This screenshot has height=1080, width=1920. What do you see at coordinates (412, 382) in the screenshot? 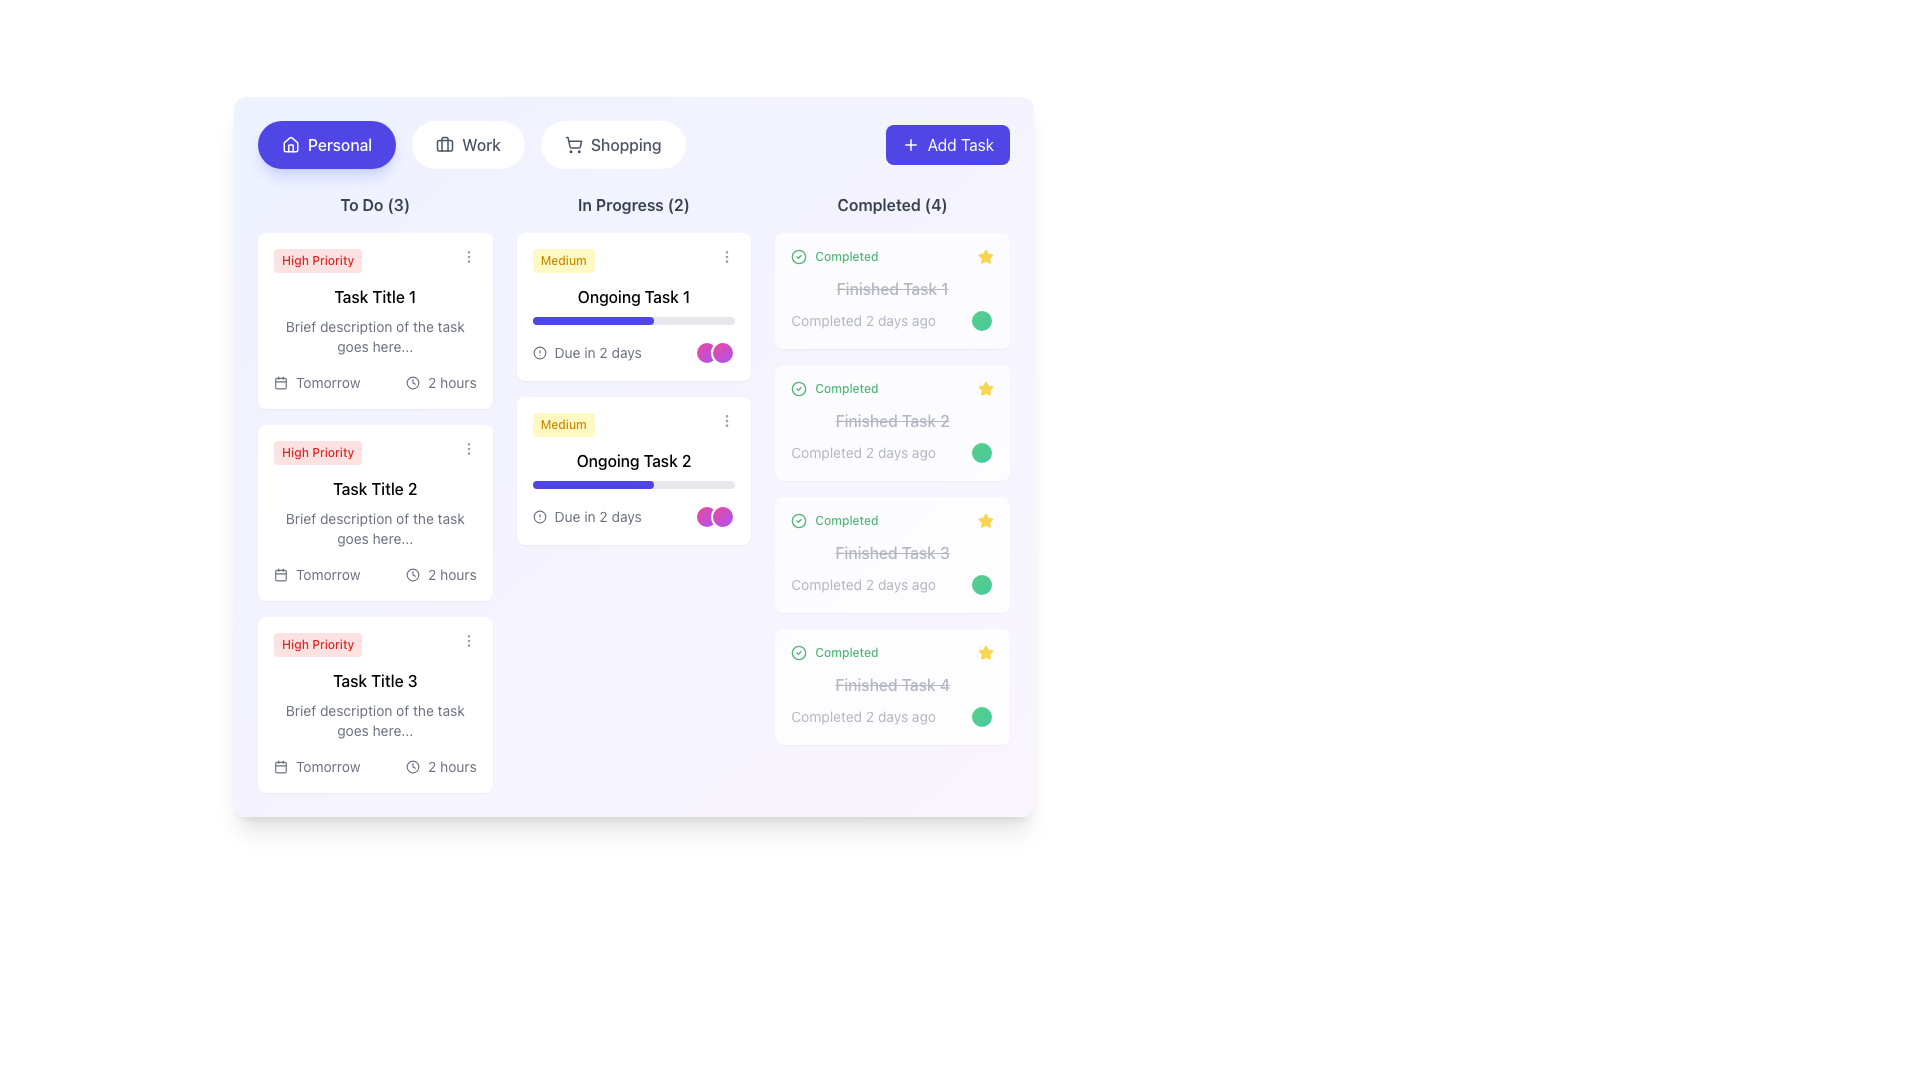
I see `the circular graphic element representing a clock face located in the top right corner of the 'To Do' section` at bounding box center [412, 382].